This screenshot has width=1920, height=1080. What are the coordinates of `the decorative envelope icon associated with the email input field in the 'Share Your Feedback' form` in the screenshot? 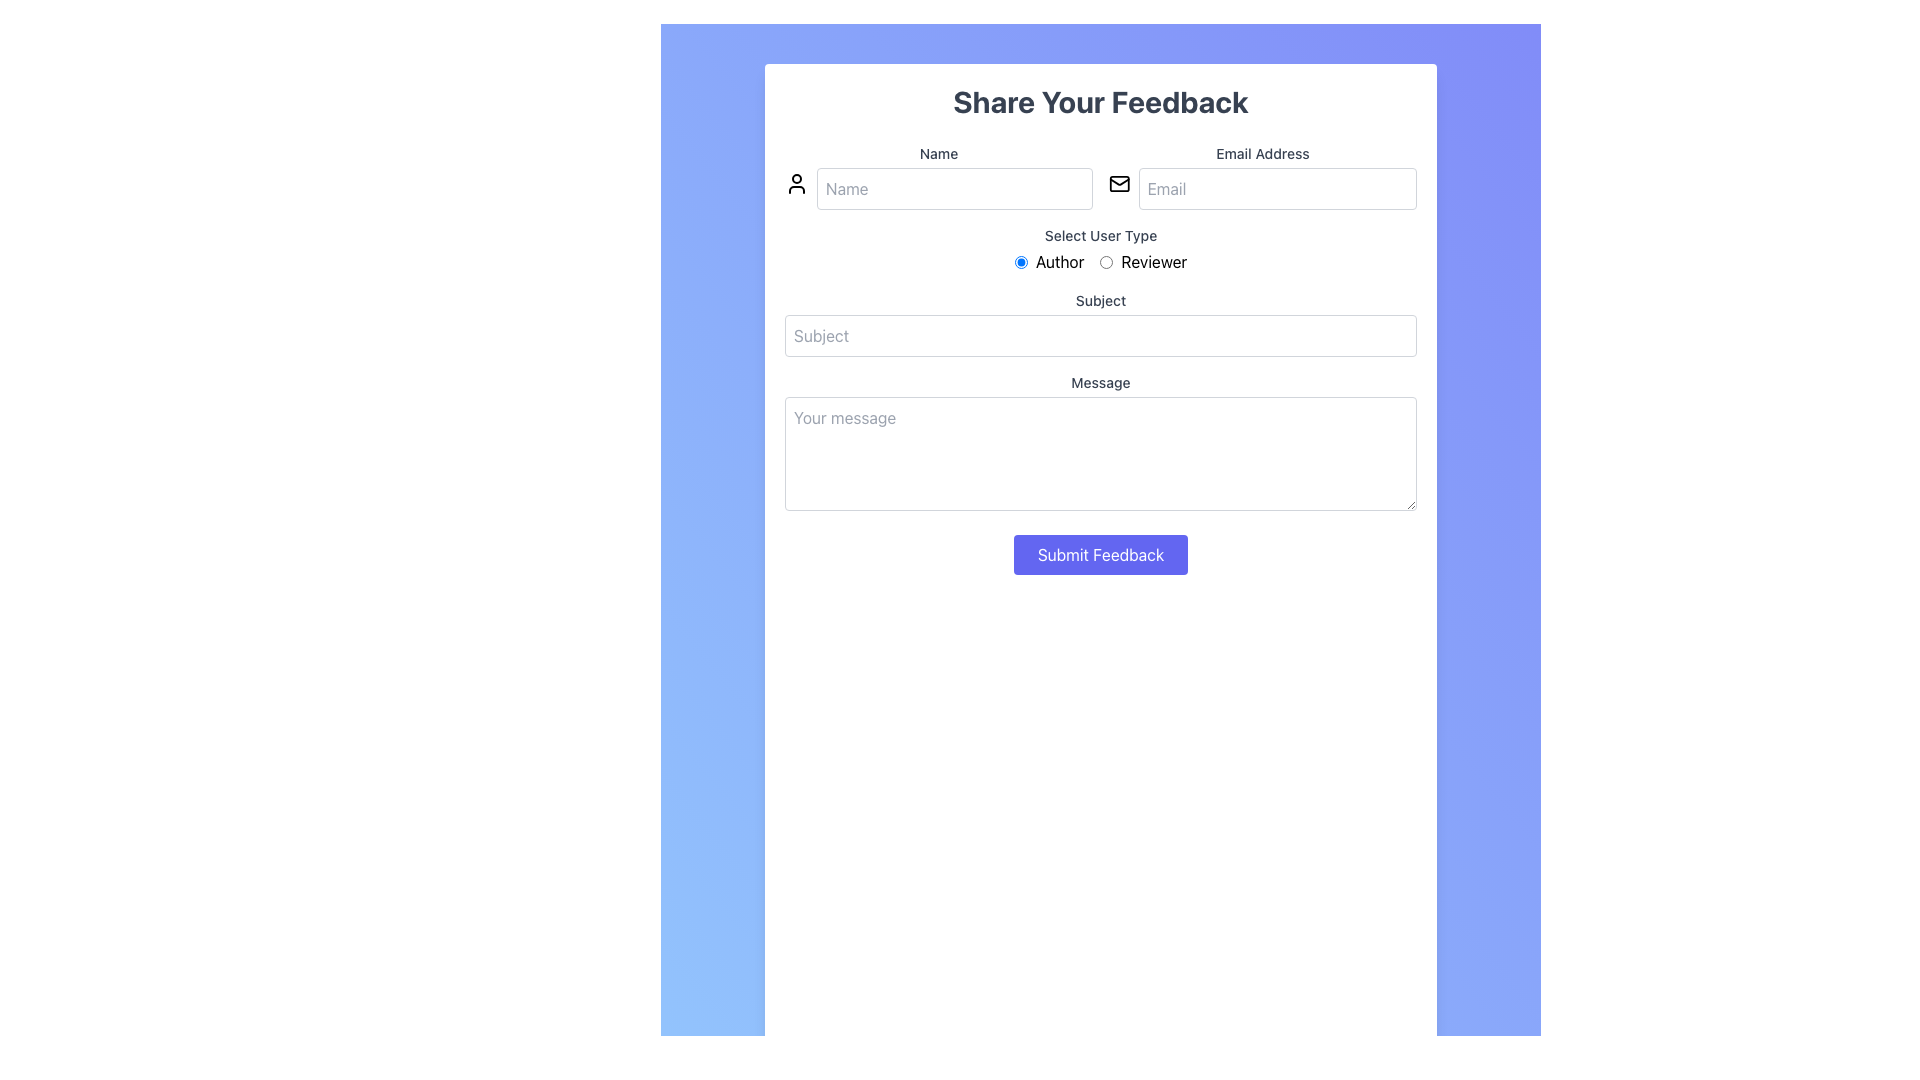 It's located at (1118, 182).